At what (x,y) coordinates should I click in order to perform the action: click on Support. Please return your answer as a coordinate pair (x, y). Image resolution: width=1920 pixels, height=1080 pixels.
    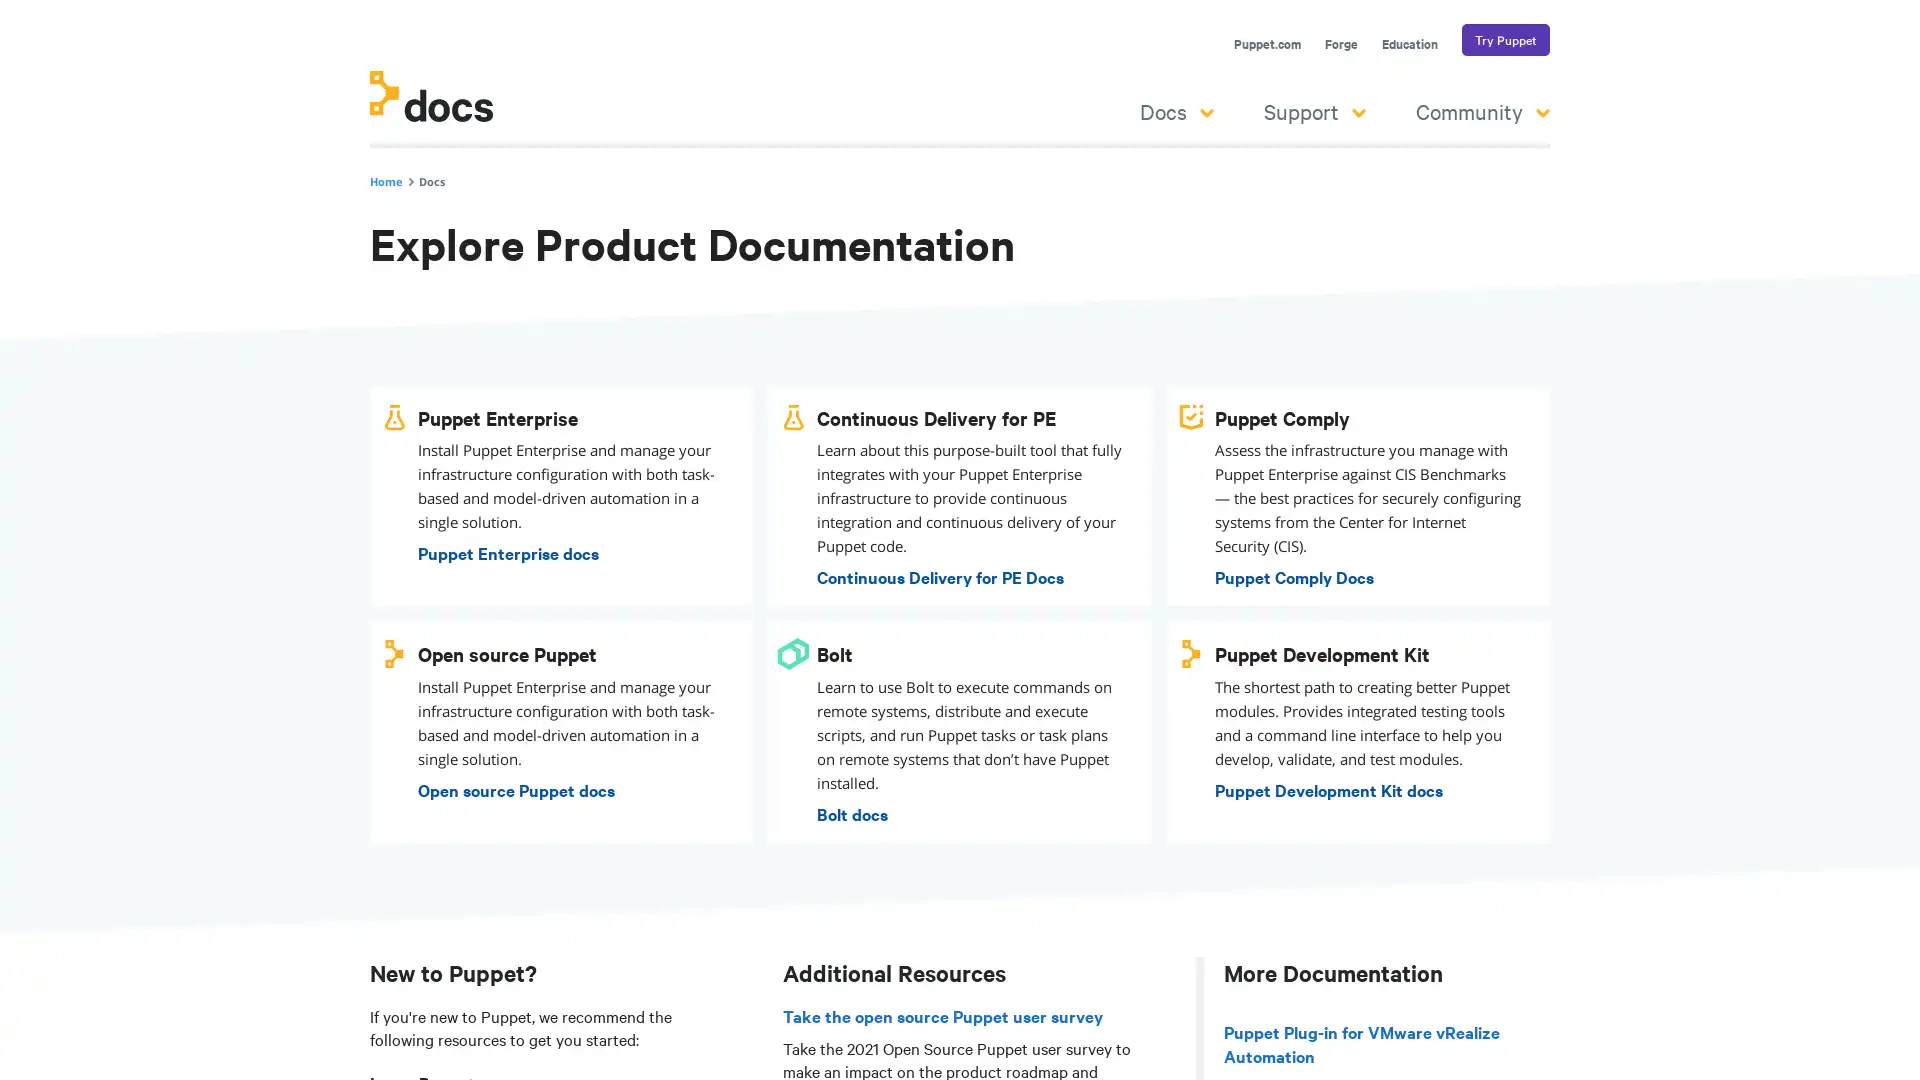
    Looking at the image, I should click on (1315, 121).